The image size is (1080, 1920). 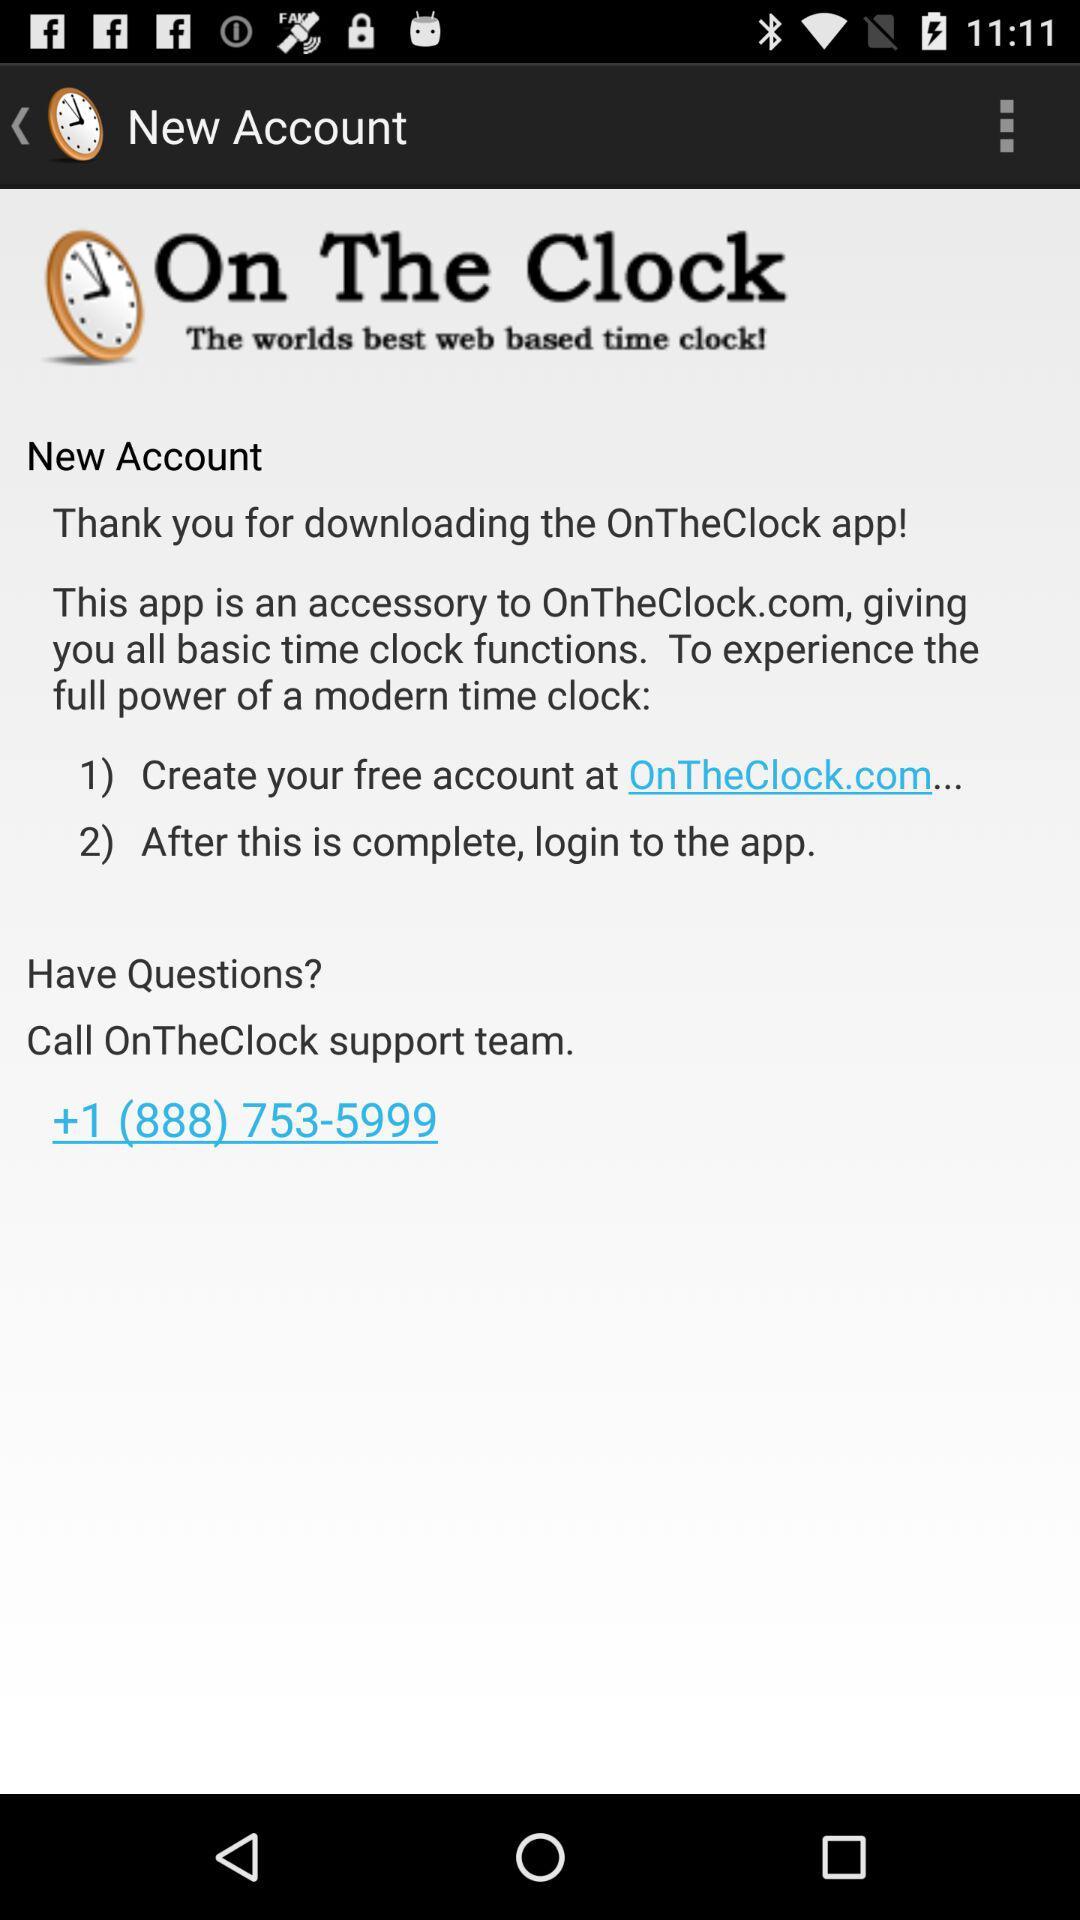 What do you see at coordinates (480, 521) in the screenshot?
I see `thank you for app` at bounding box center [480, 521].